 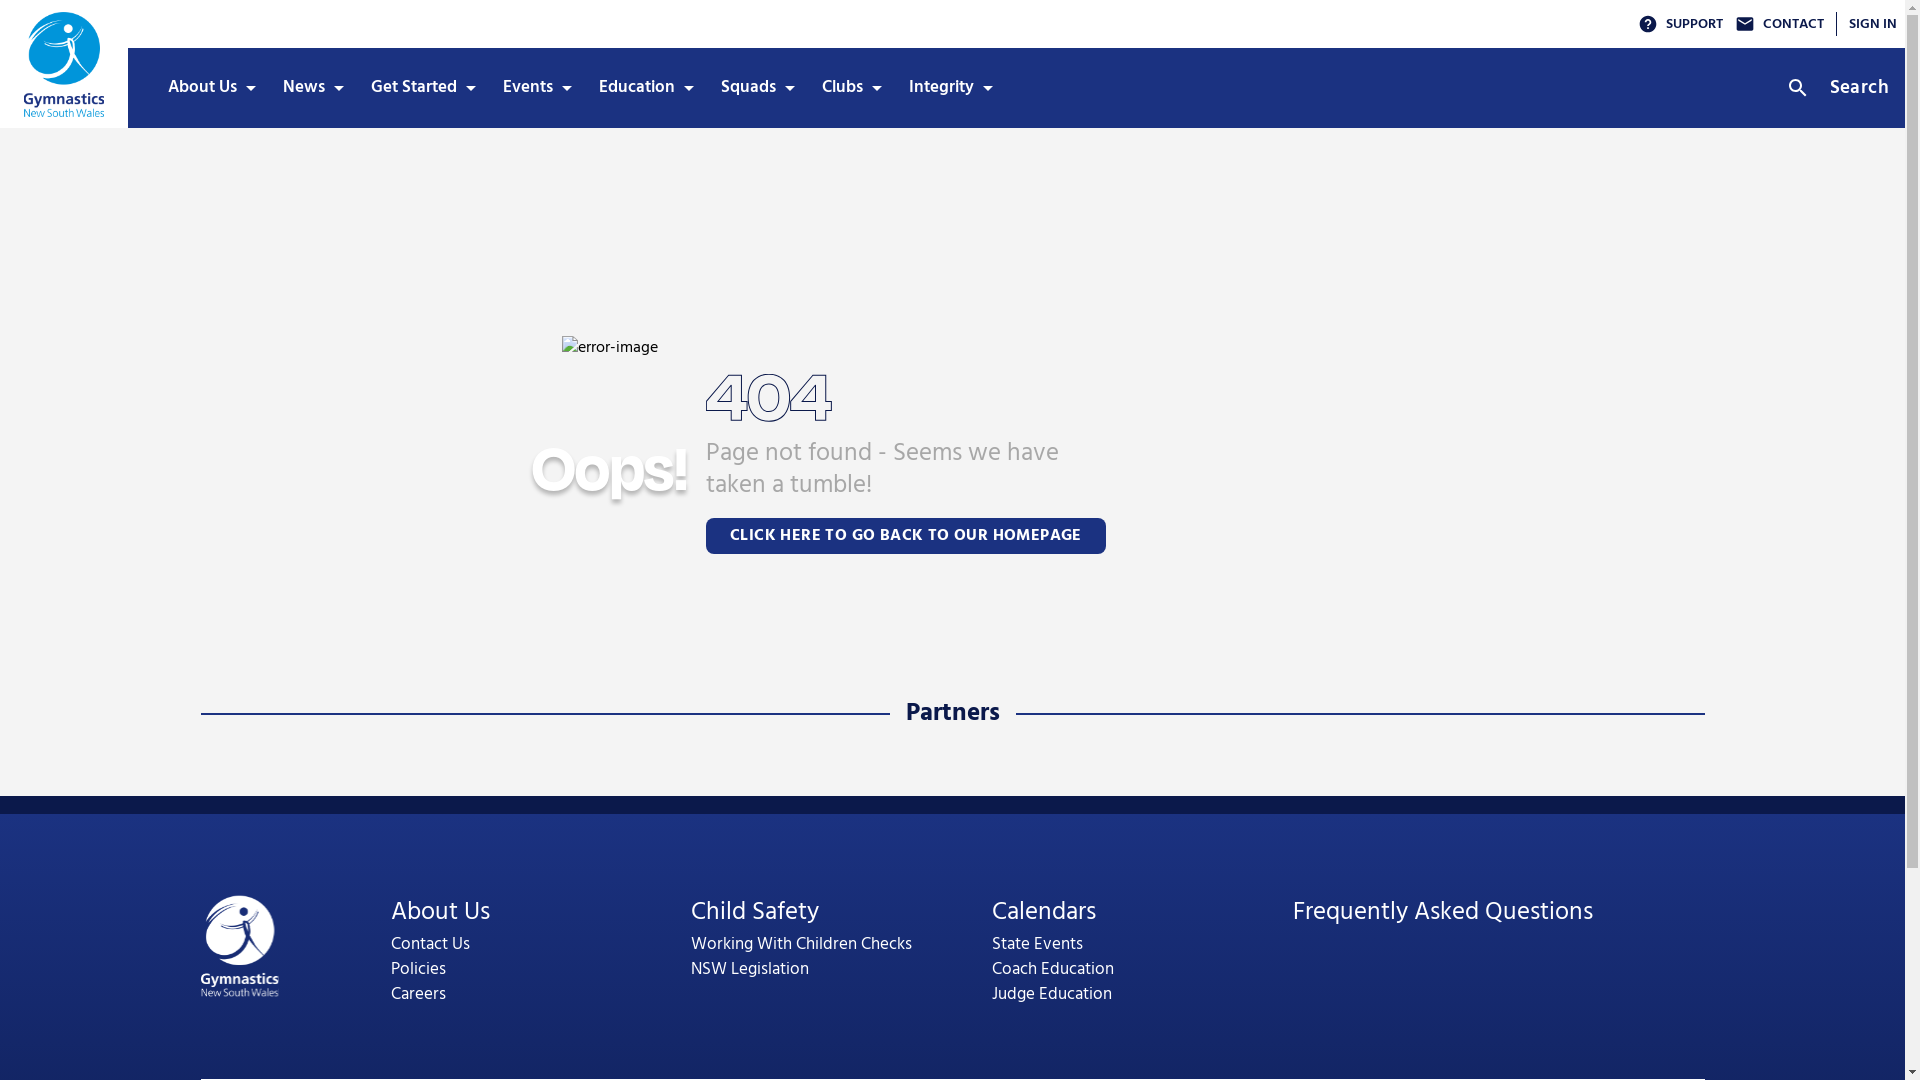 I want to click on 'News', so click(x=266, y=87).